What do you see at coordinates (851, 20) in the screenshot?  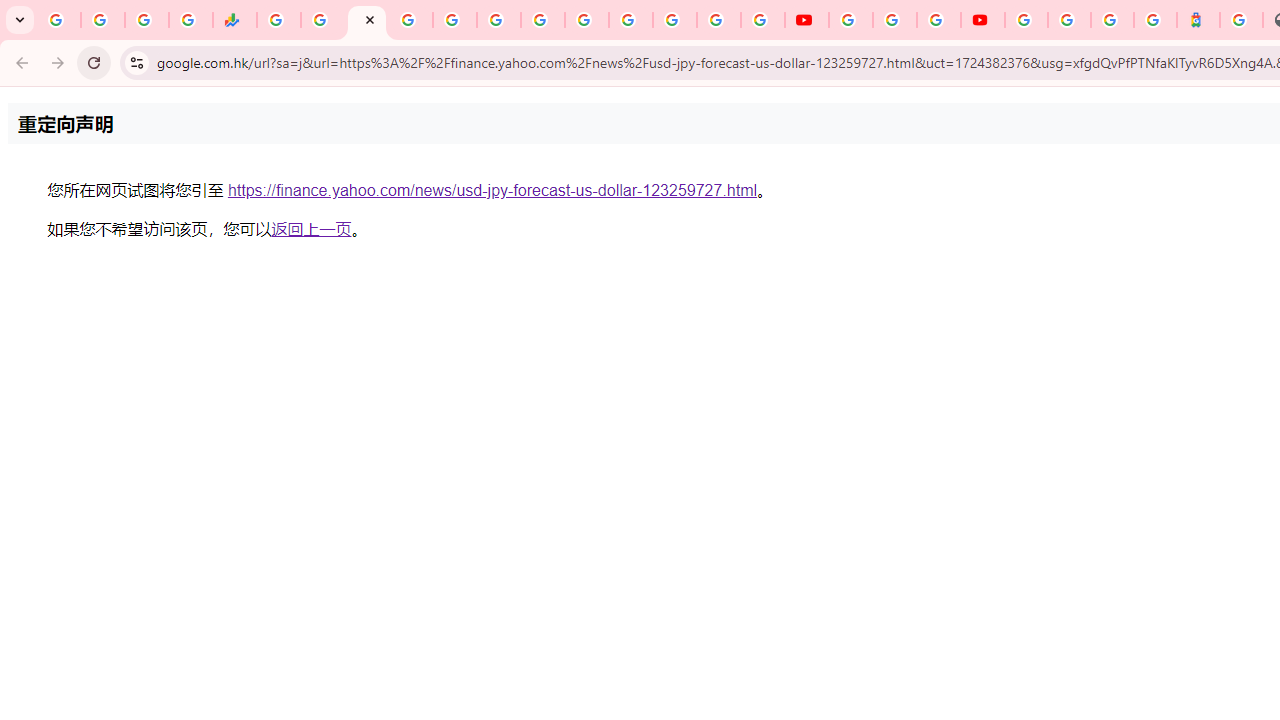 I see `'YouTube'` at bounding box center [851, 20].